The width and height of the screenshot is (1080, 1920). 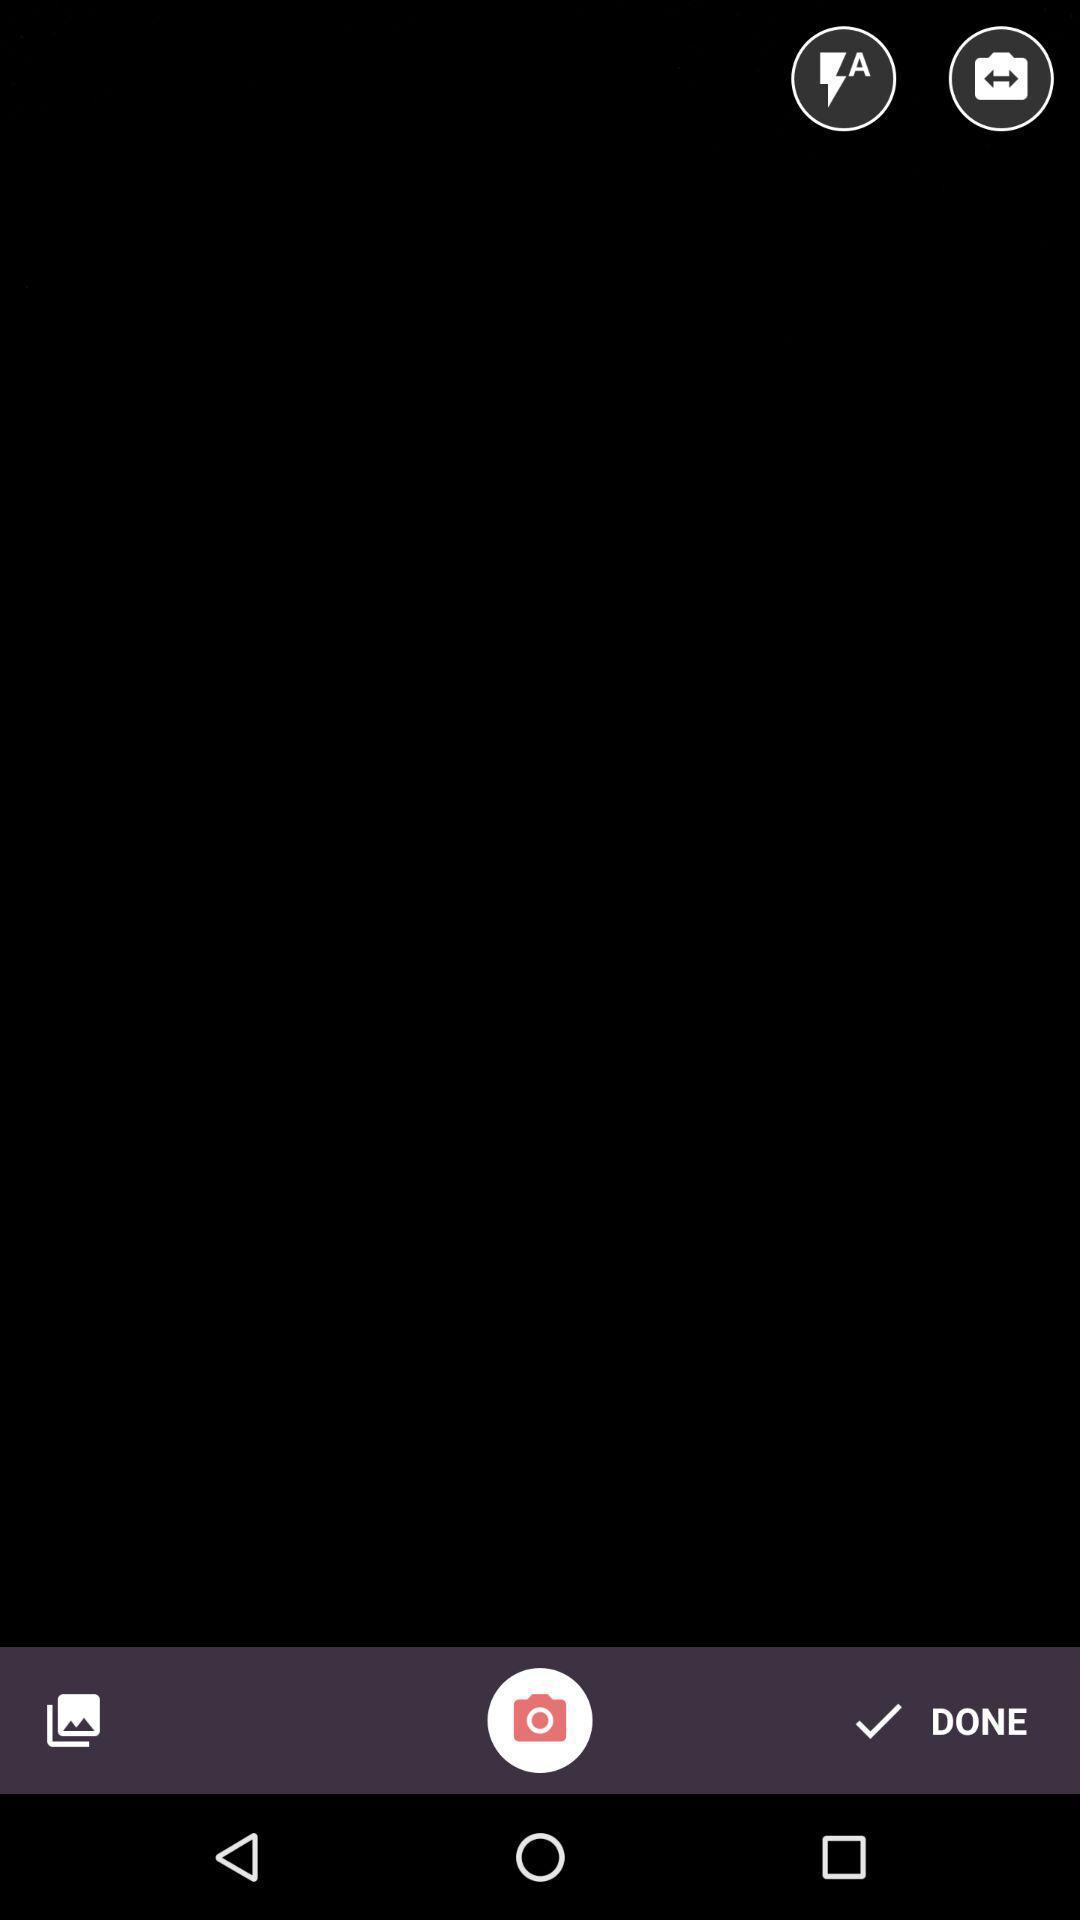 I want to click on the flash icon, so click(x=843, y=78).